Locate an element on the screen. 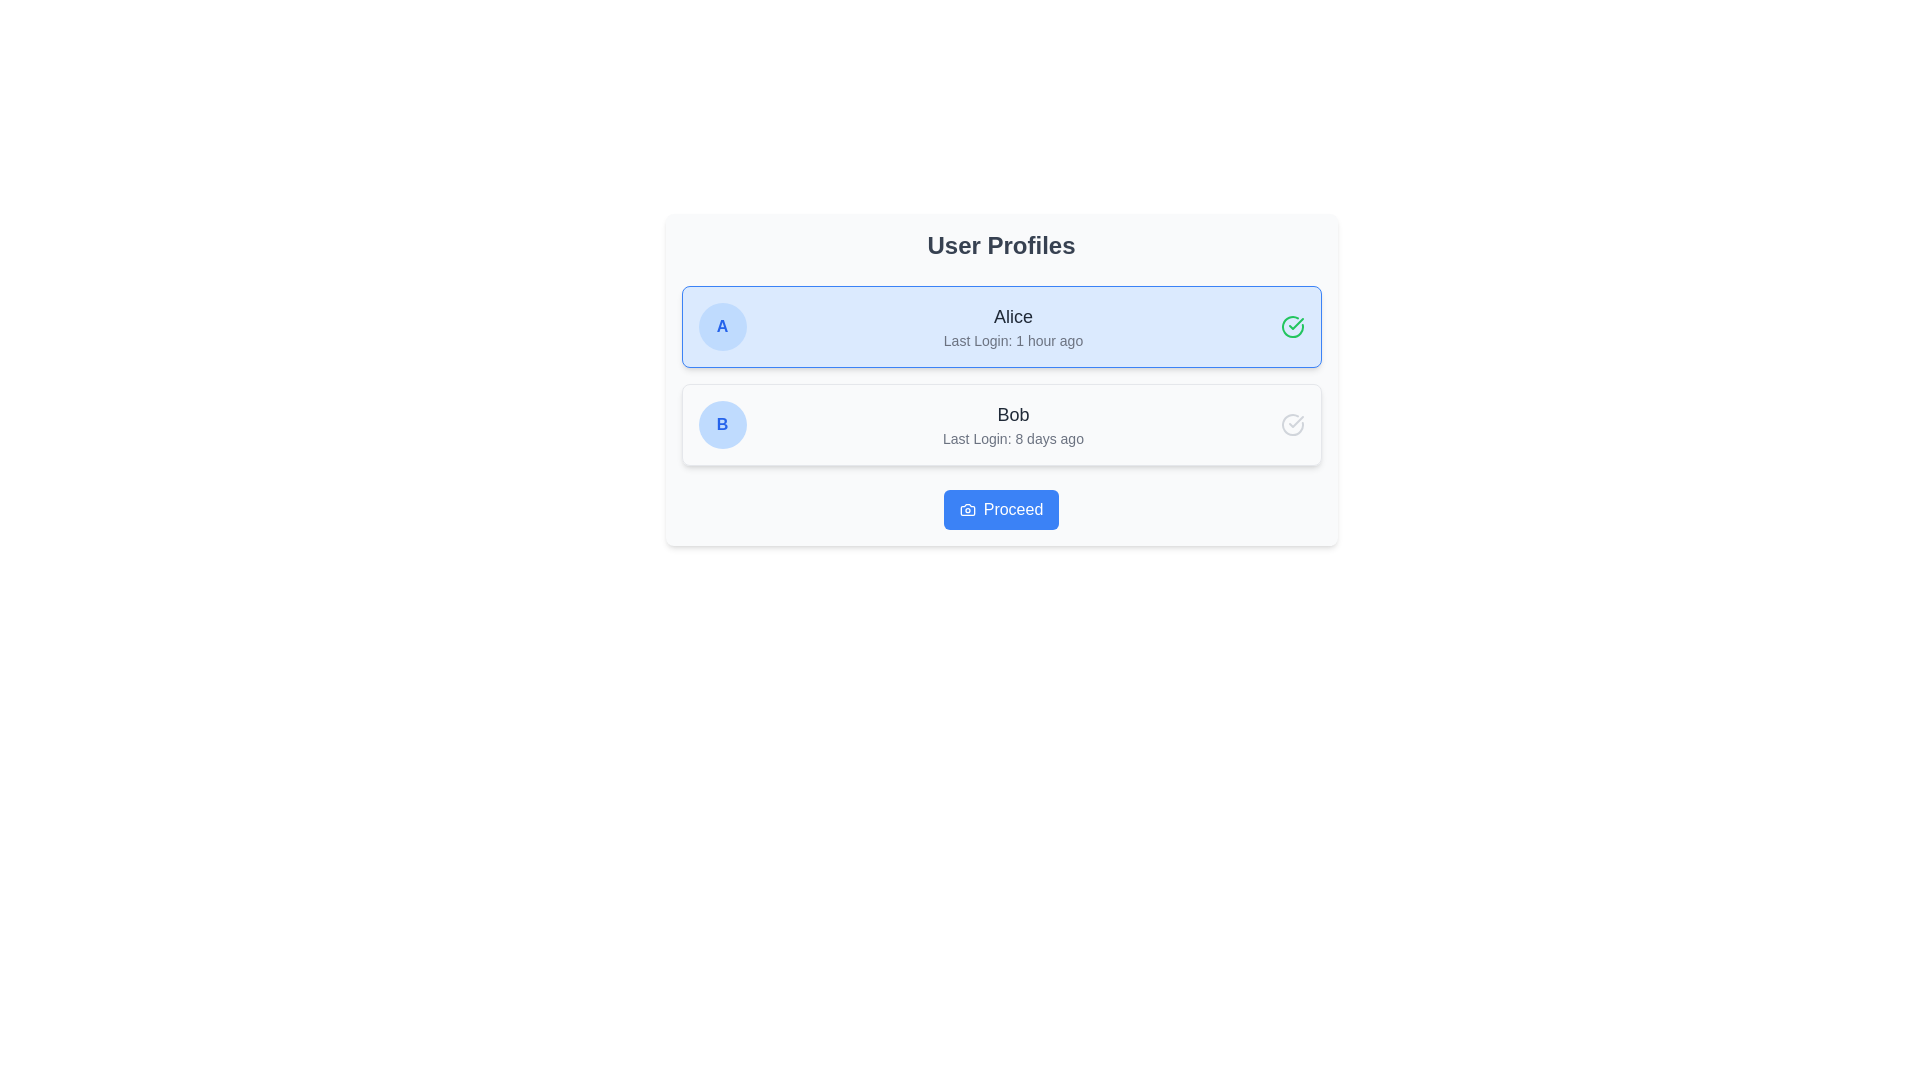 Image resolution: width=1920 pixels, height=1080 pixels. the User profile card for 'Alice', which displays the username and last login information, positioned at the top of the user profiles list is located at coordinates (1001, 326).